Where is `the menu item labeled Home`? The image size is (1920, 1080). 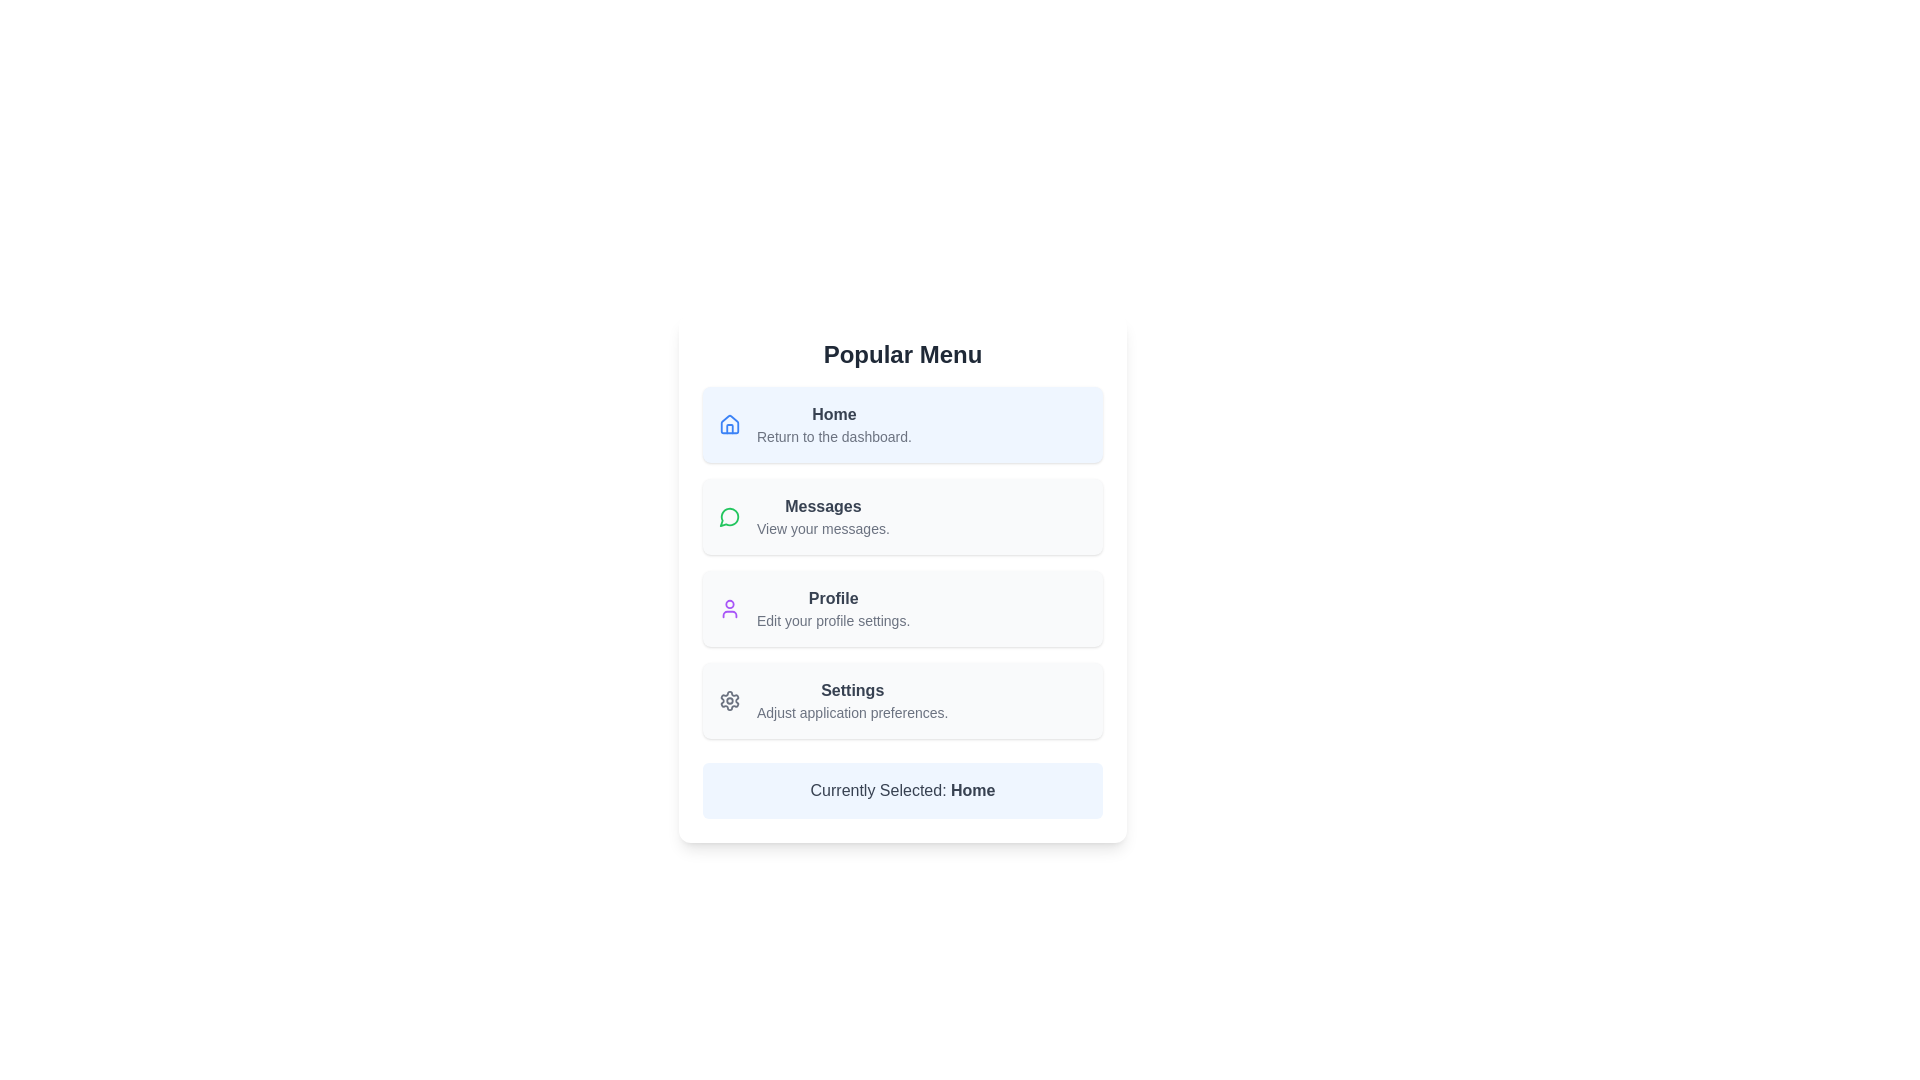 the menu item labeled Home is located at coordinates (834, 423).